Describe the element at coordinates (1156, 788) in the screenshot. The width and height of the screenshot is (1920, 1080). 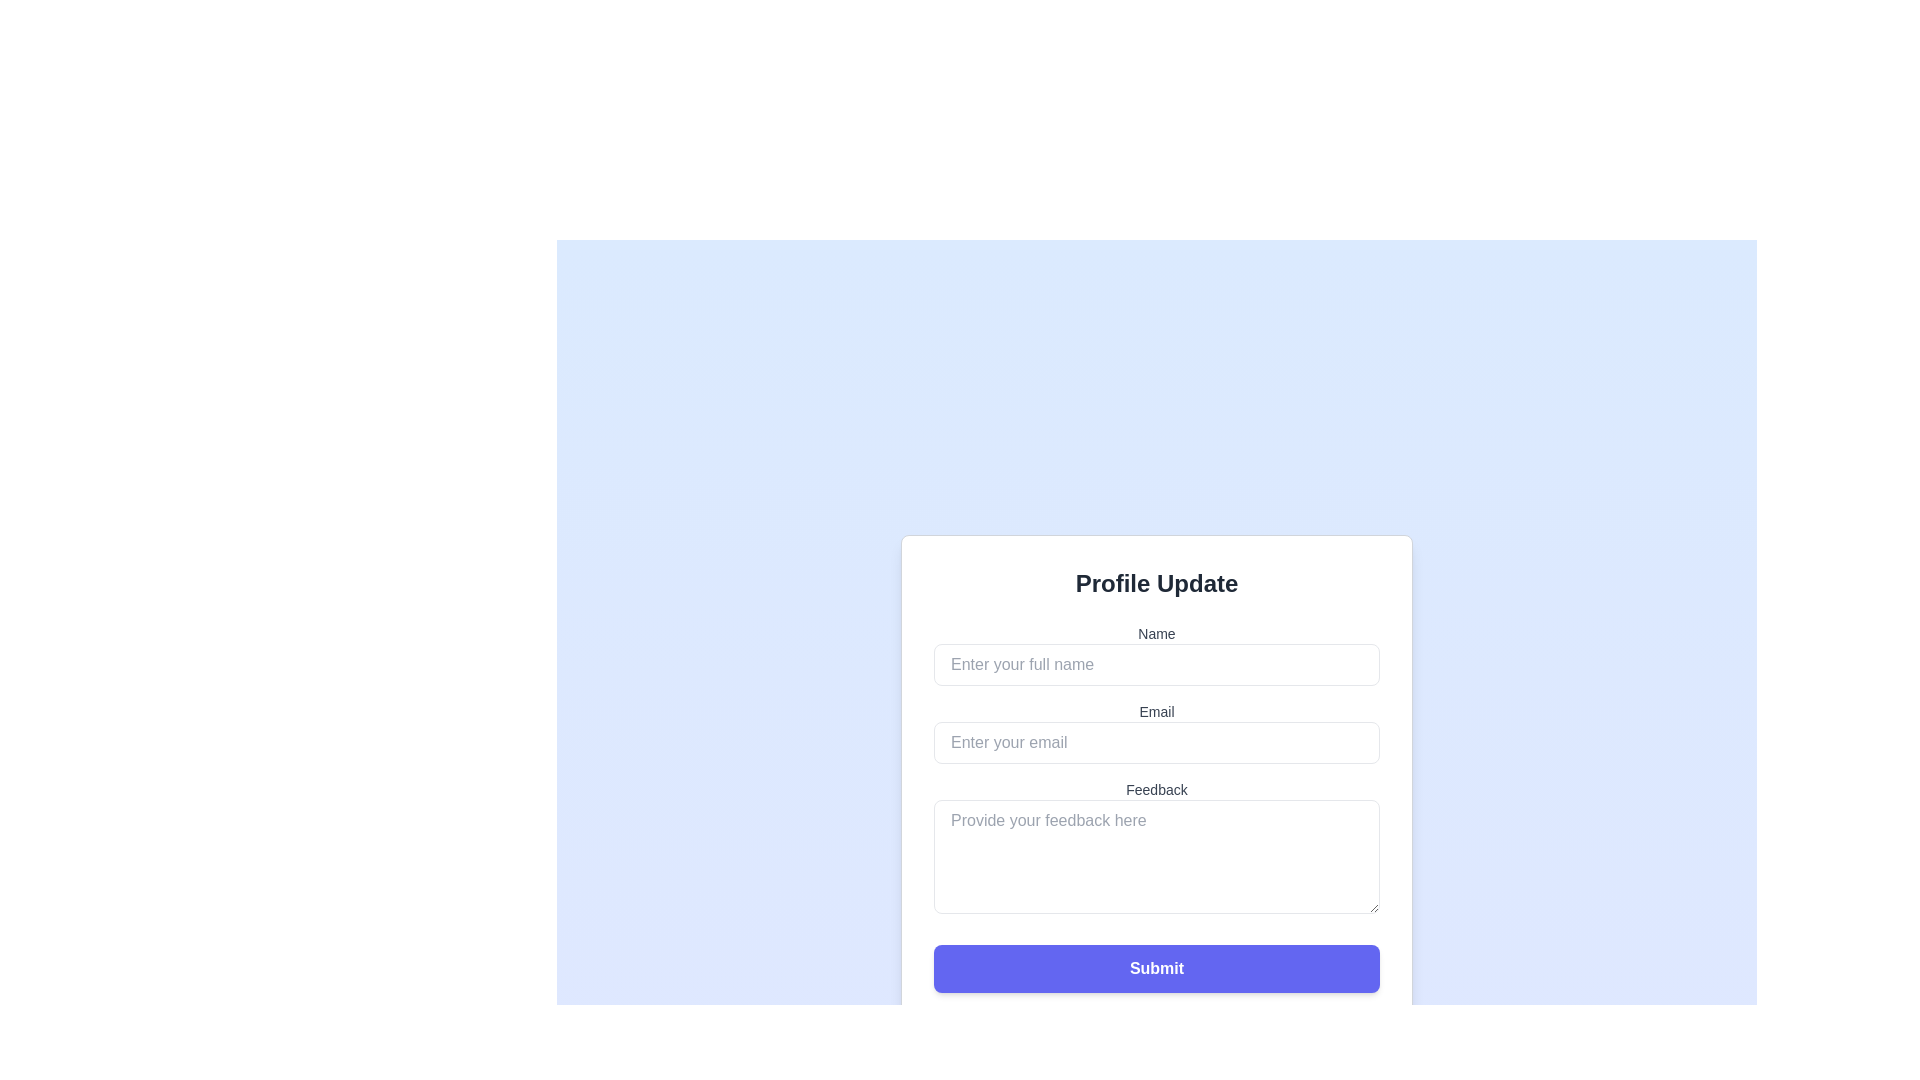
I see `the 'Feedback' text label, which is styled in gray and positioned above the feedback text input area within a white card on a light blue background` at that location.